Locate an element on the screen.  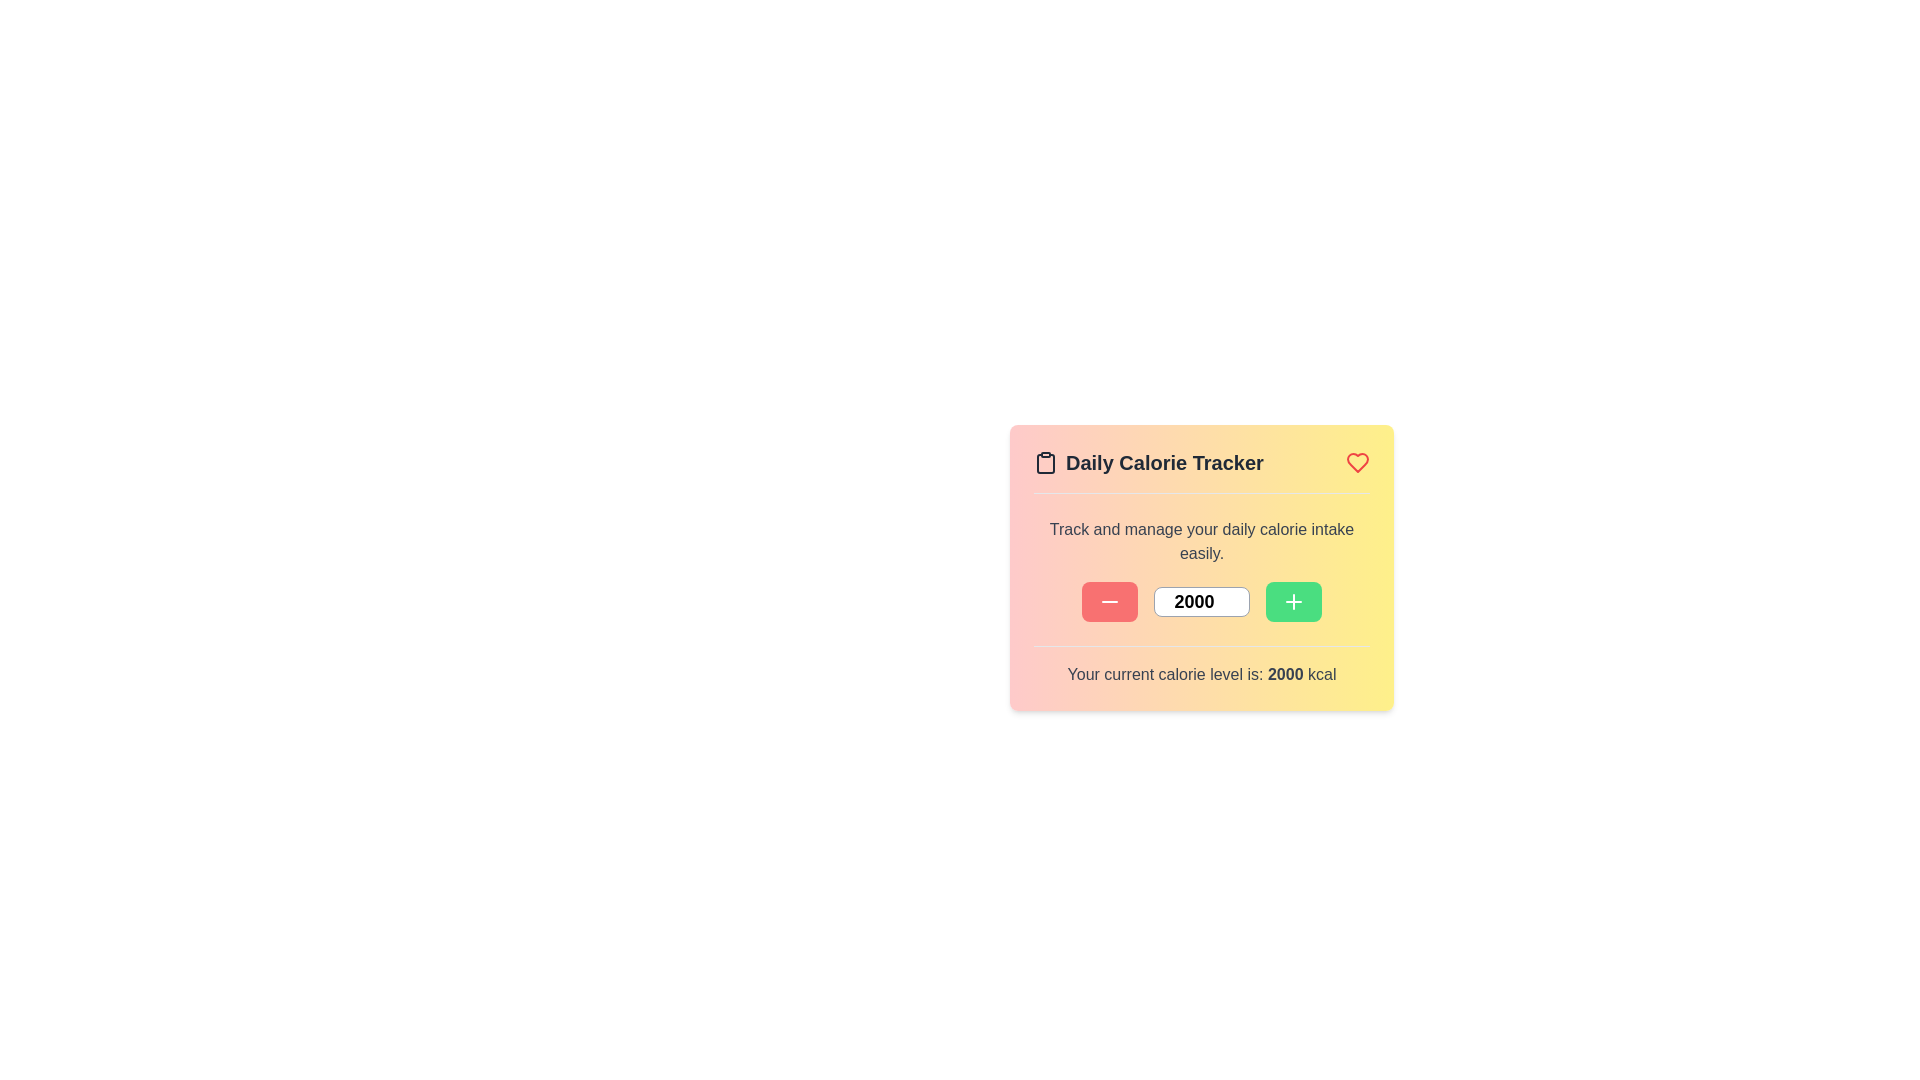
the calorie level is located at coordinates (1200, 600).